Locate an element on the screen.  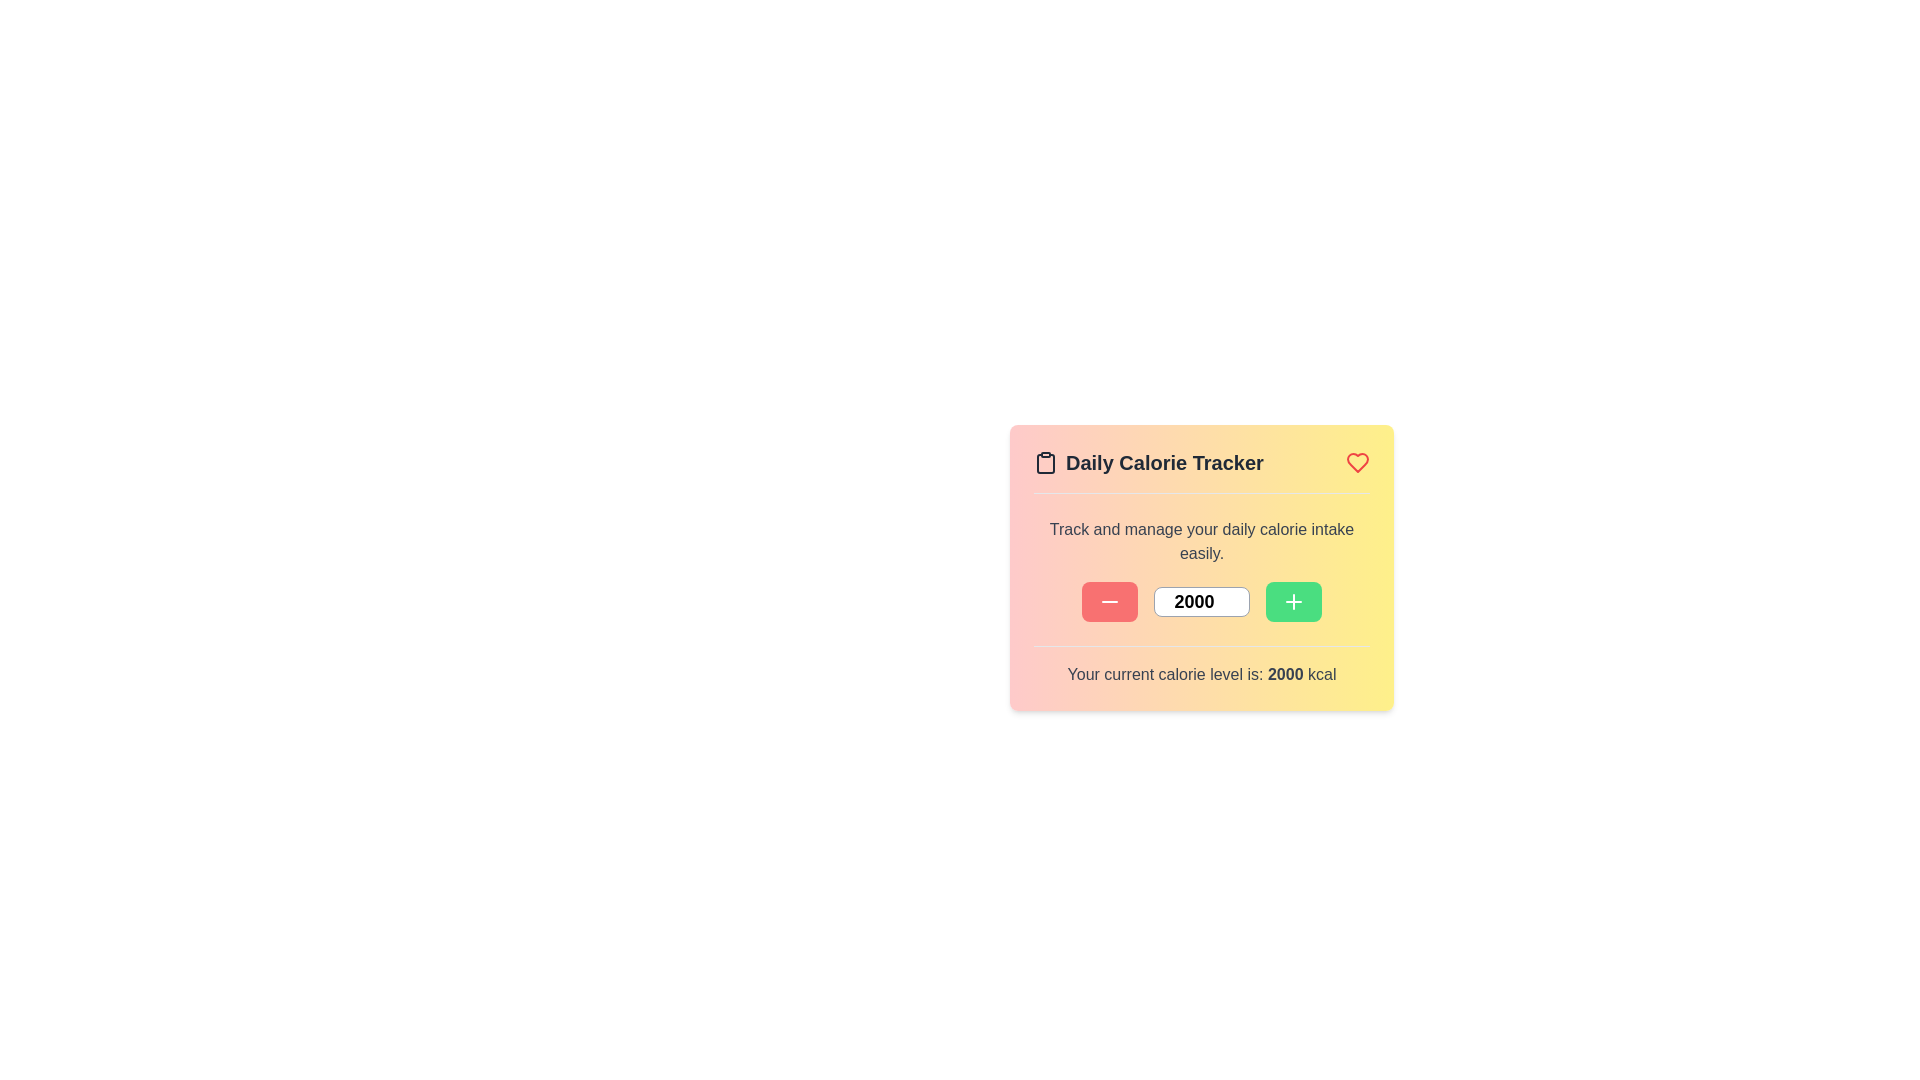
the calorie level is located at coordinates (1200, 600).